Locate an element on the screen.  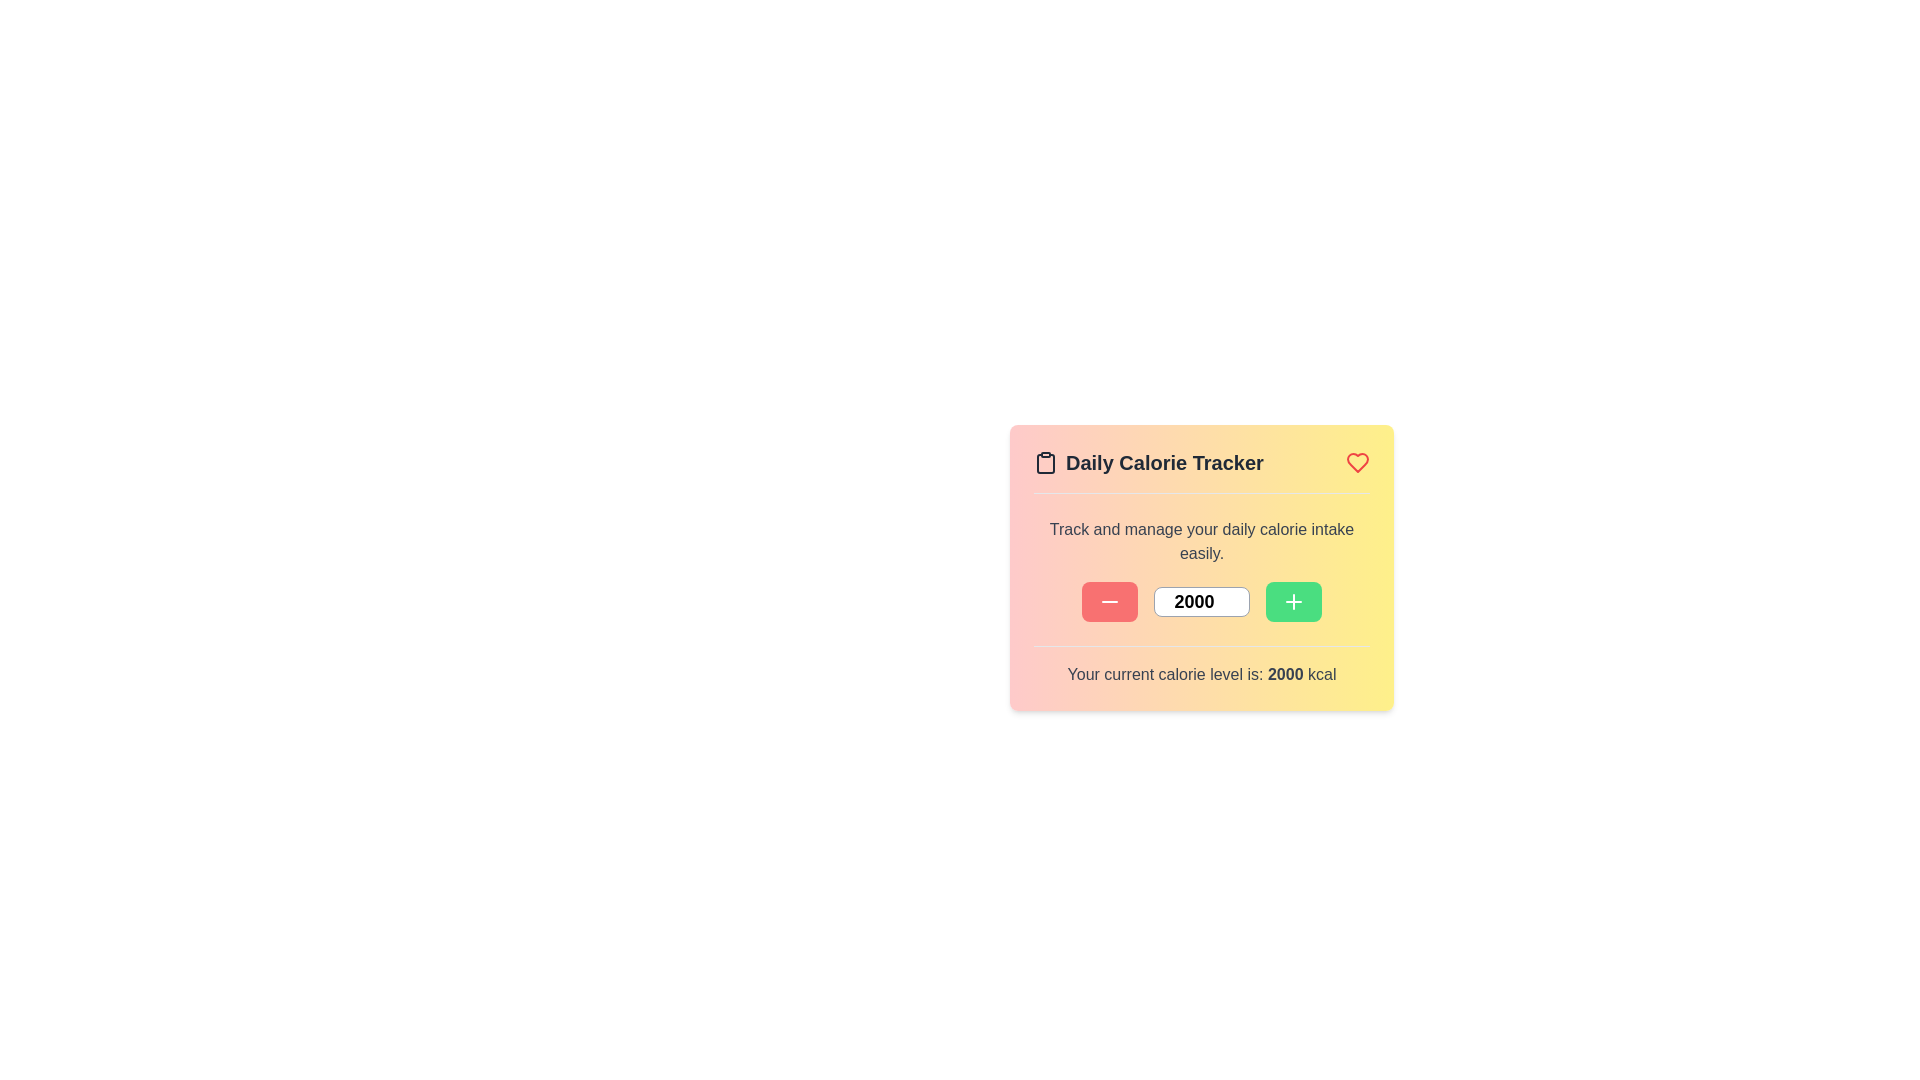
the calorie level is located at coordinates (1200, 600).